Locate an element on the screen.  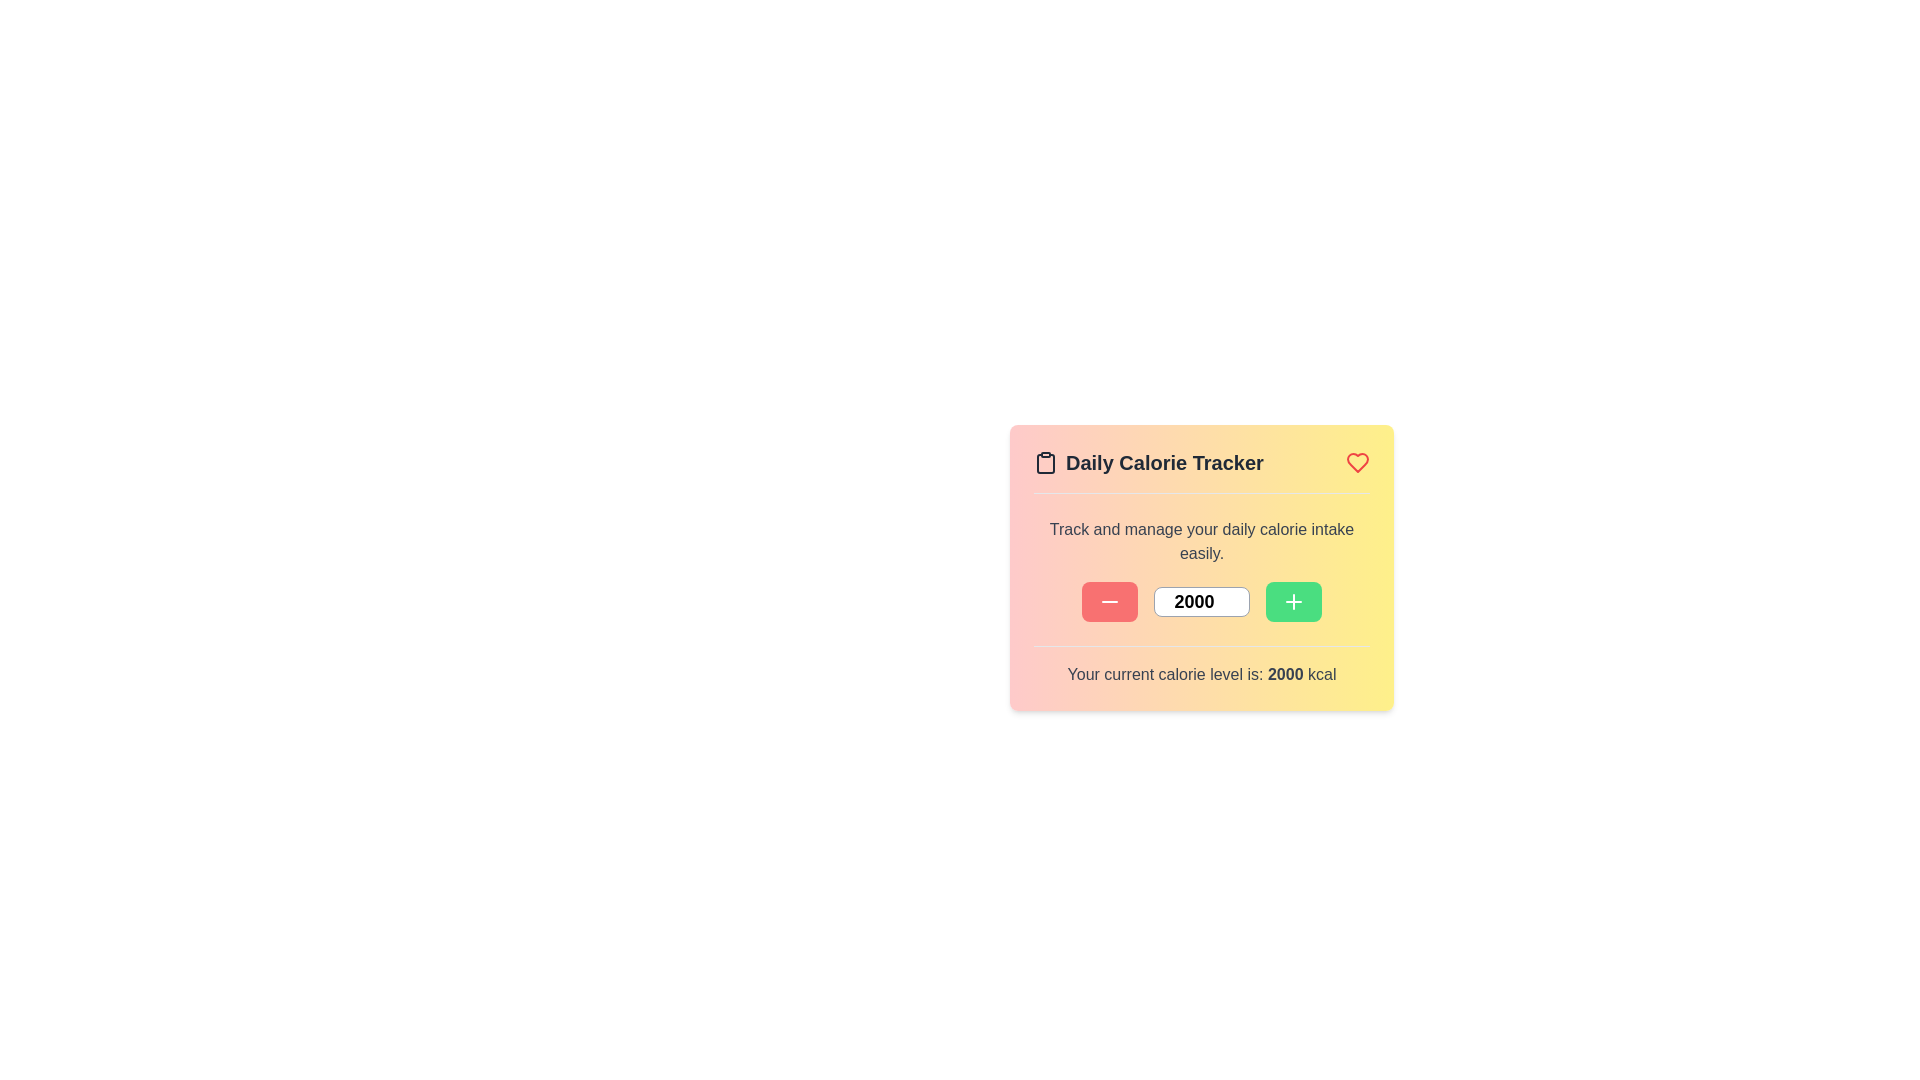
the calorie level is located at coordinates (1200, 600).